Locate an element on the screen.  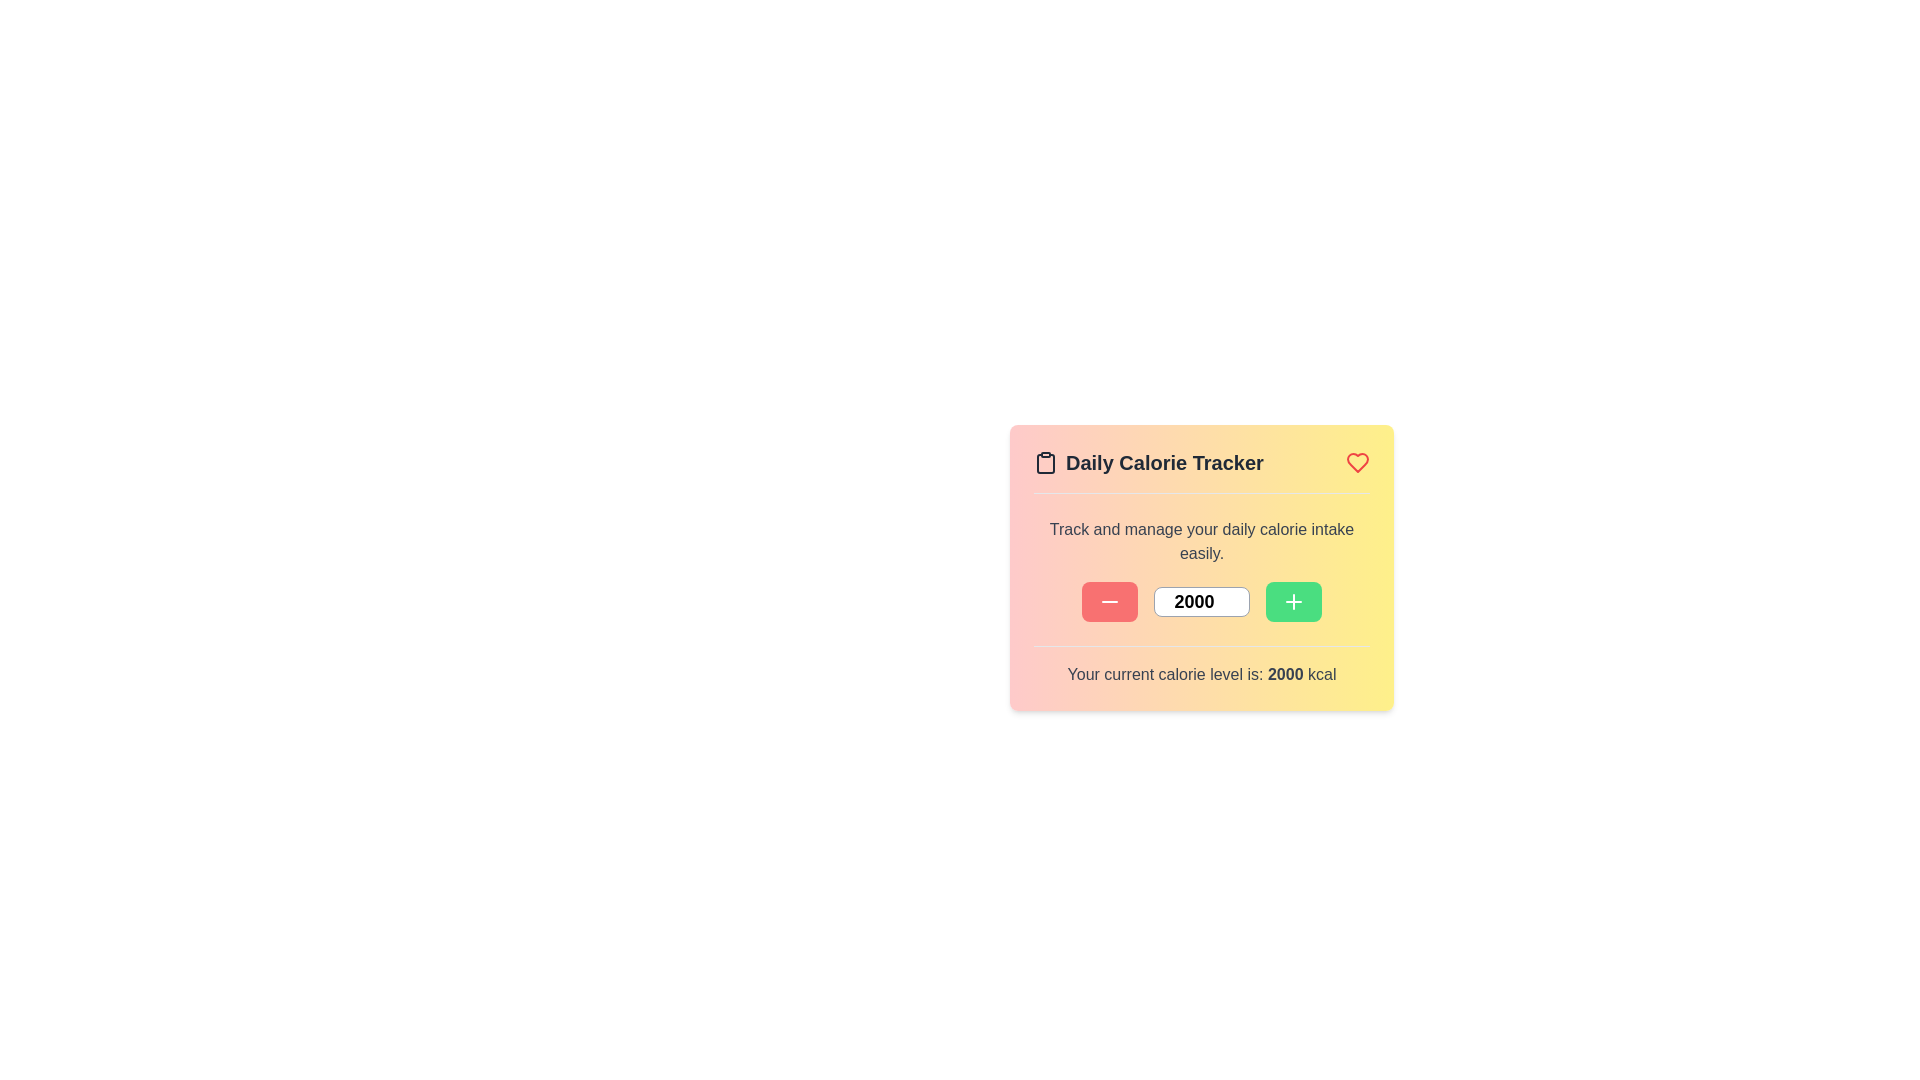
the calorie level is located at coordinates (1200, 600).